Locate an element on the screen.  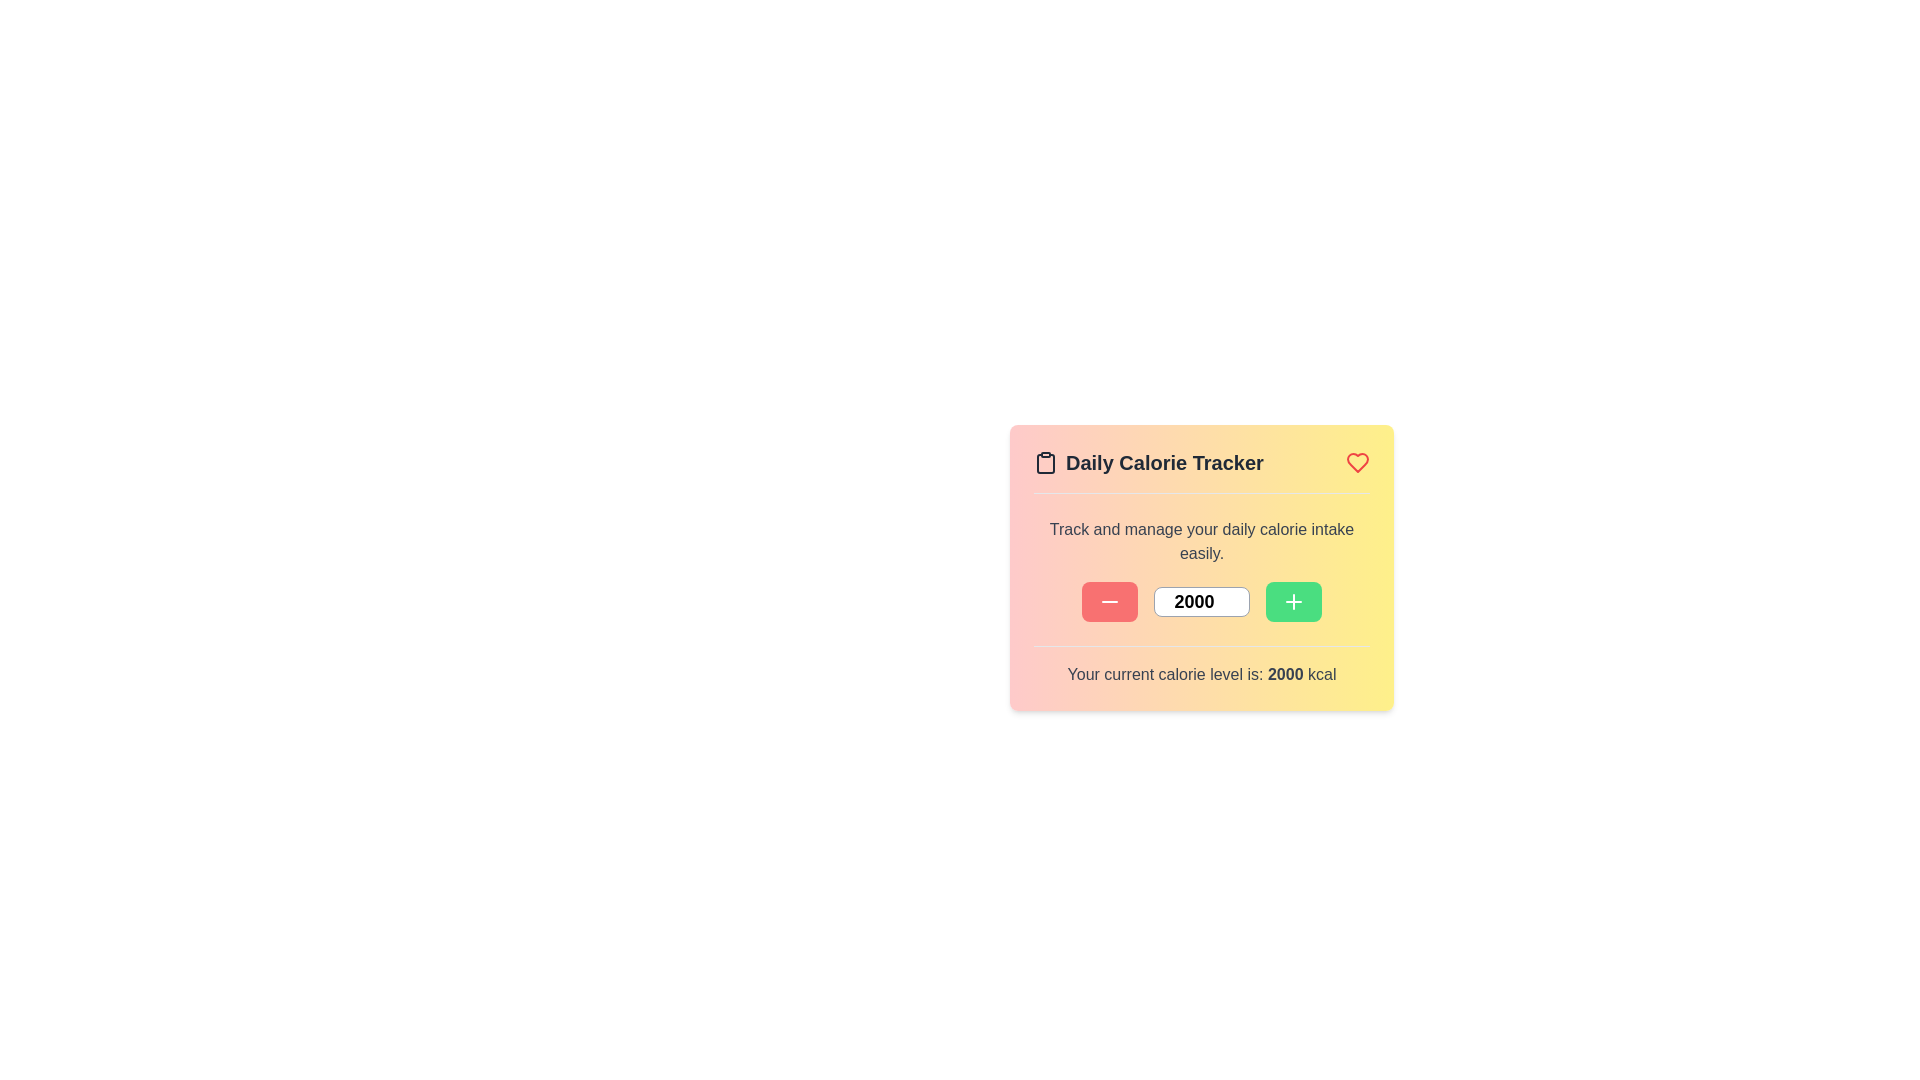
the calorie level is located at coordinates (1200, 600).